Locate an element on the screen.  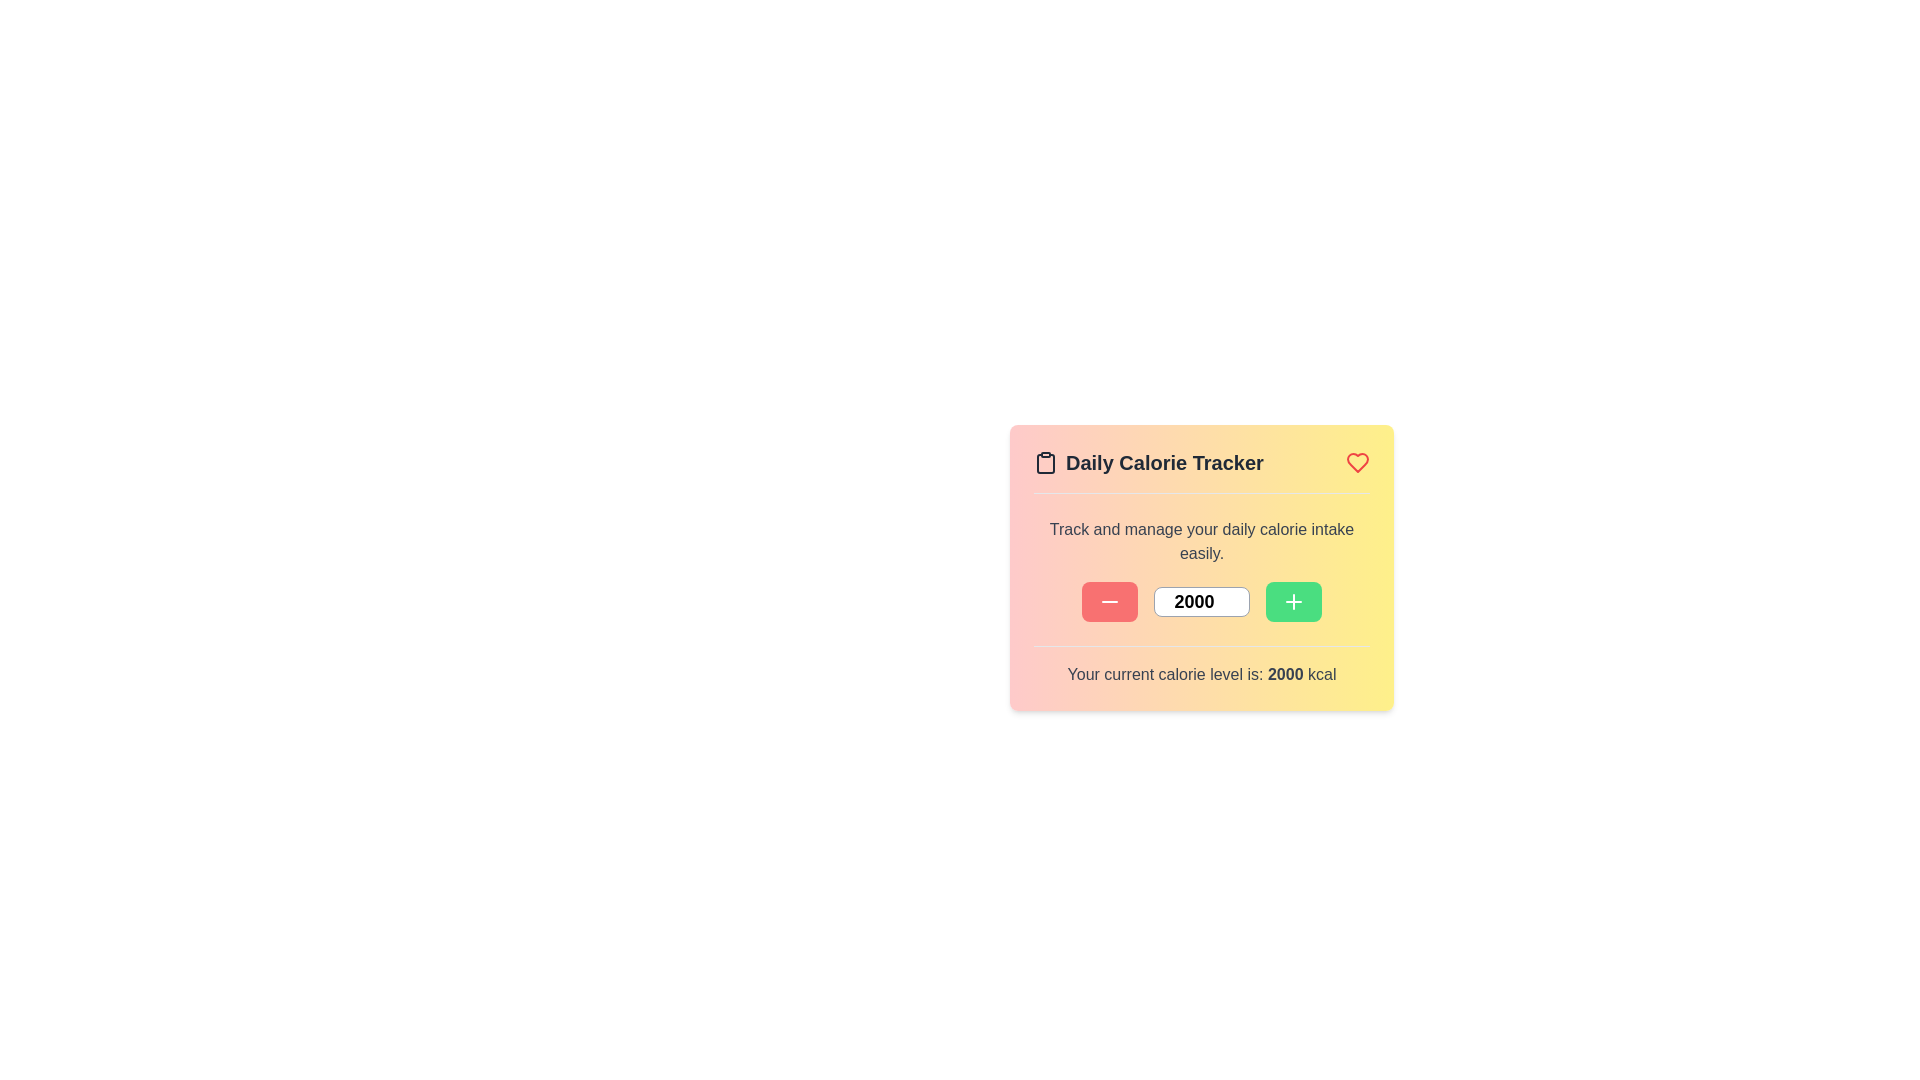
the calorie level is located at coordinates (1200, 600).